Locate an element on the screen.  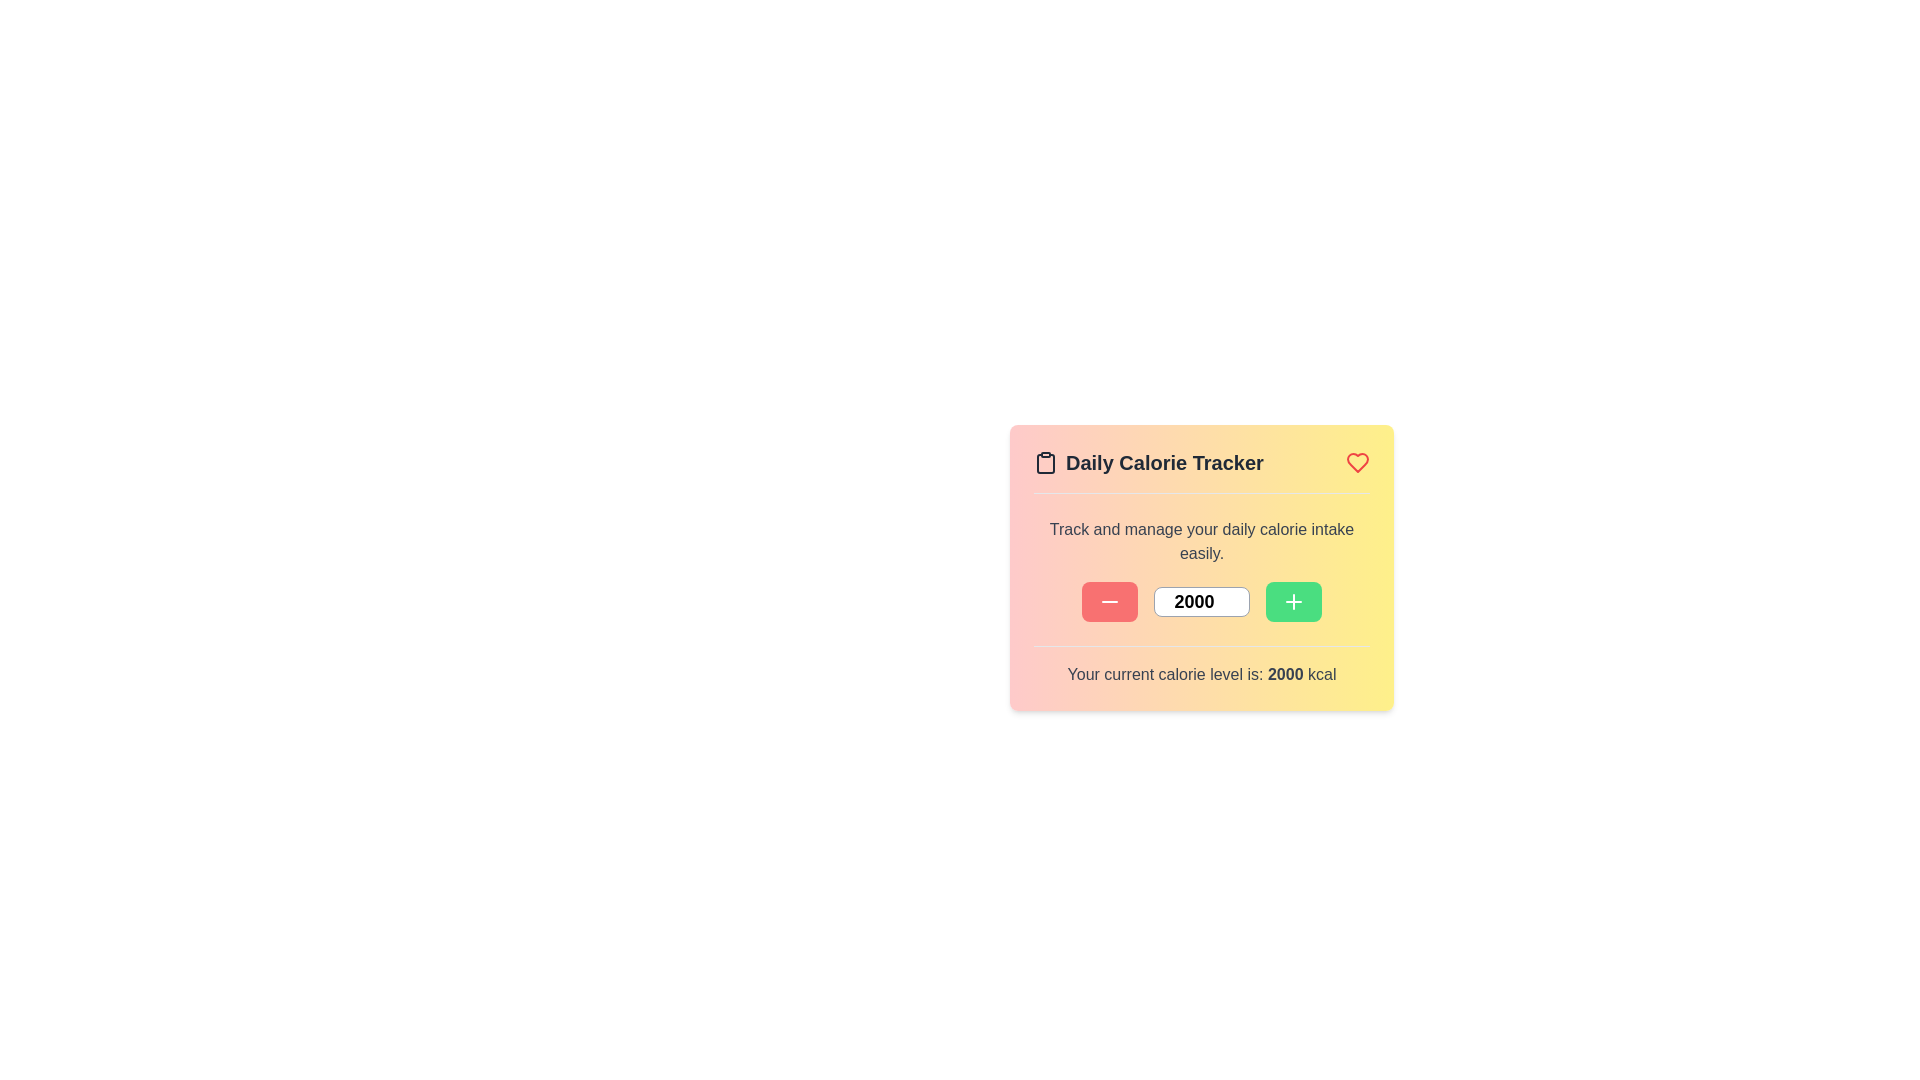
the calorie level is located at coordinates (1200, 600).